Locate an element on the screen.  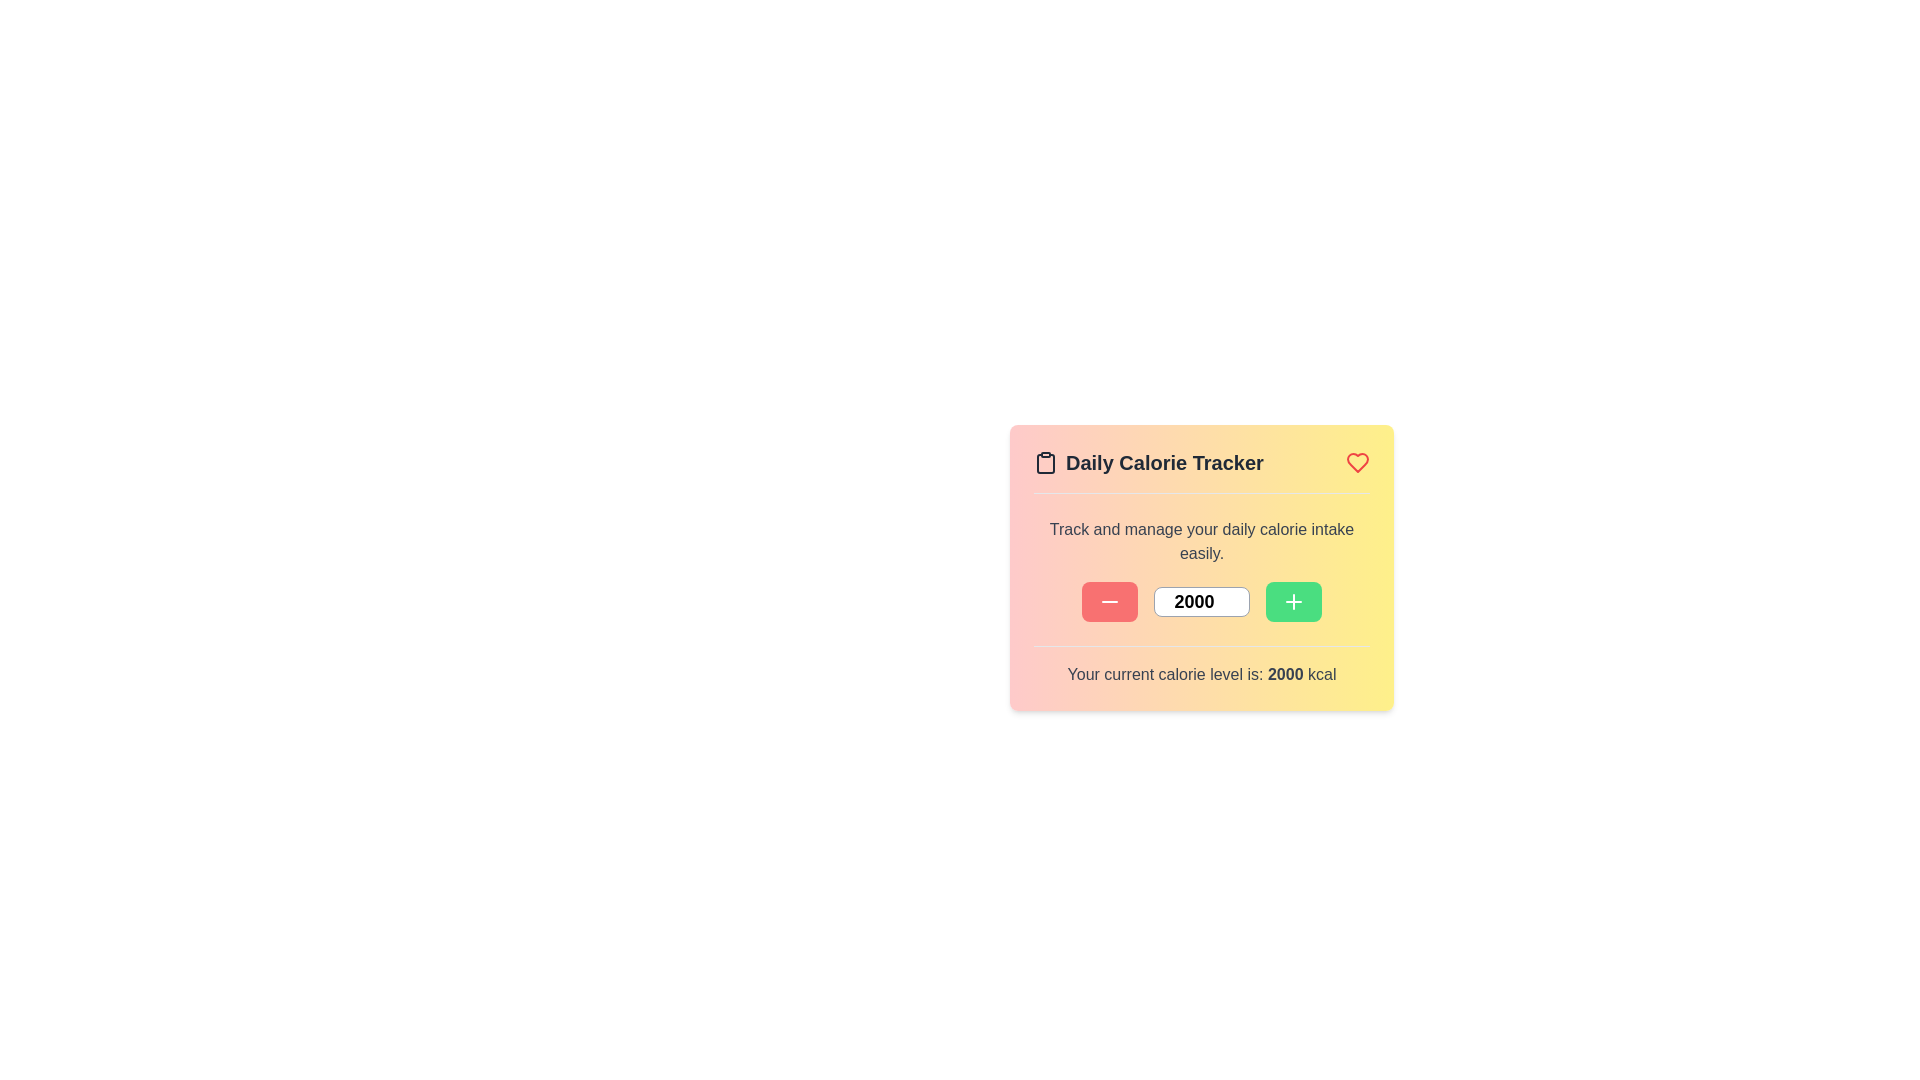
the calorie level is located at coordinates (1200, 600).